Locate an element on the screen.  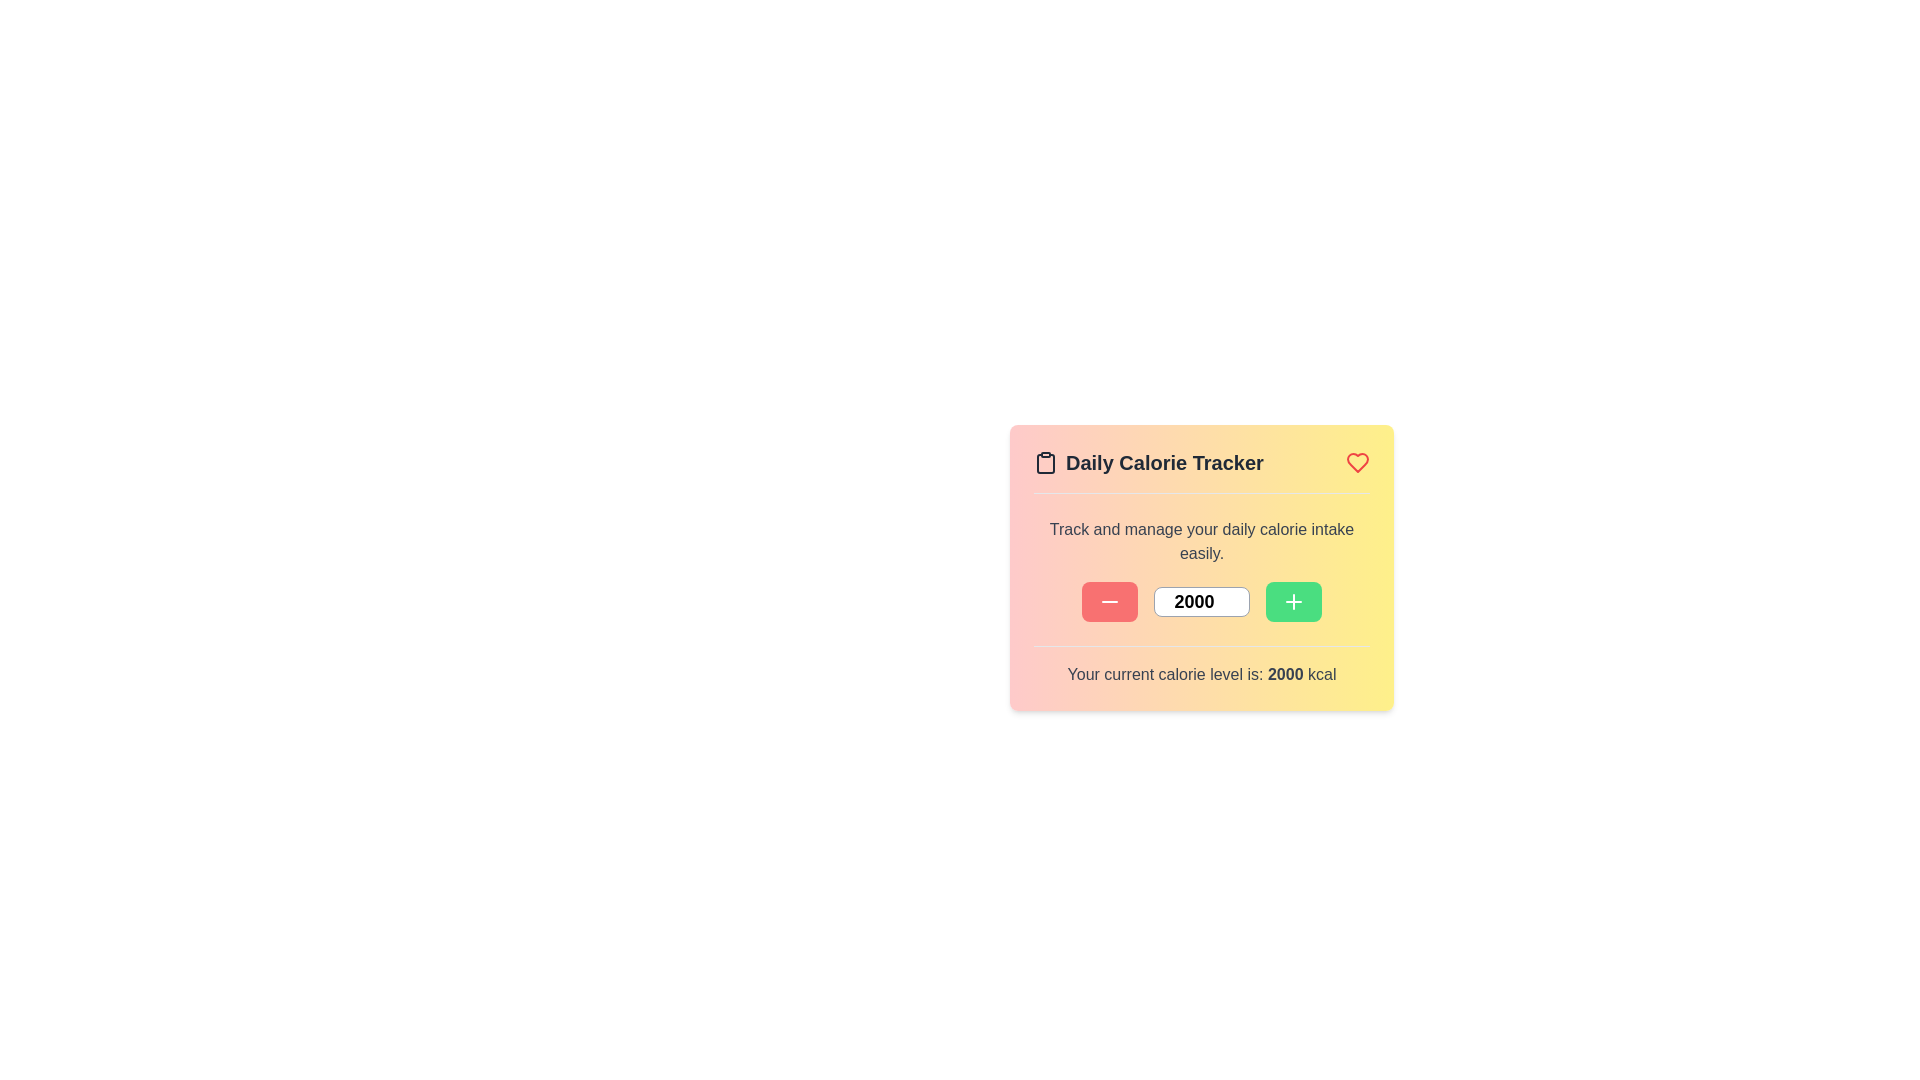
the calorie level is located at coordinates (1200, 600).